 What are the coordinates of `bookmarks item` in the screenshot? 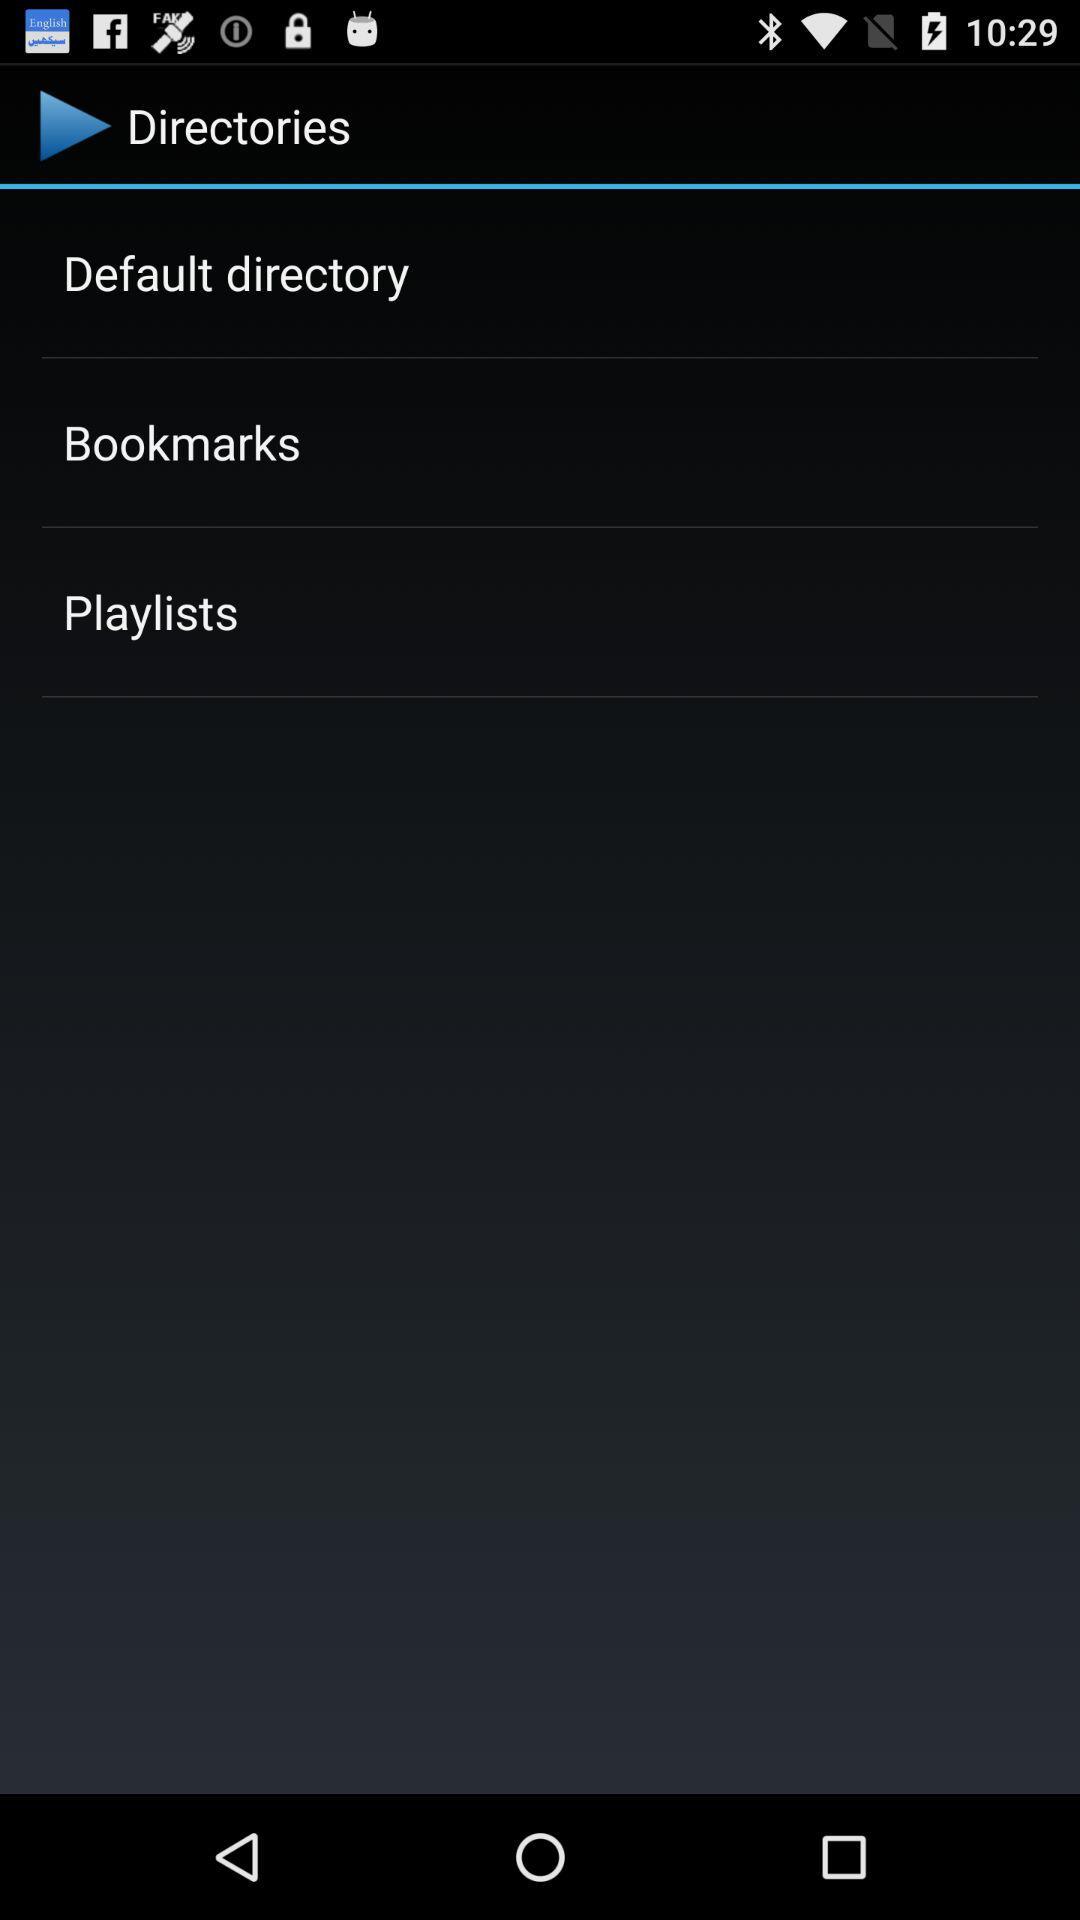 It's located at (181, 441).